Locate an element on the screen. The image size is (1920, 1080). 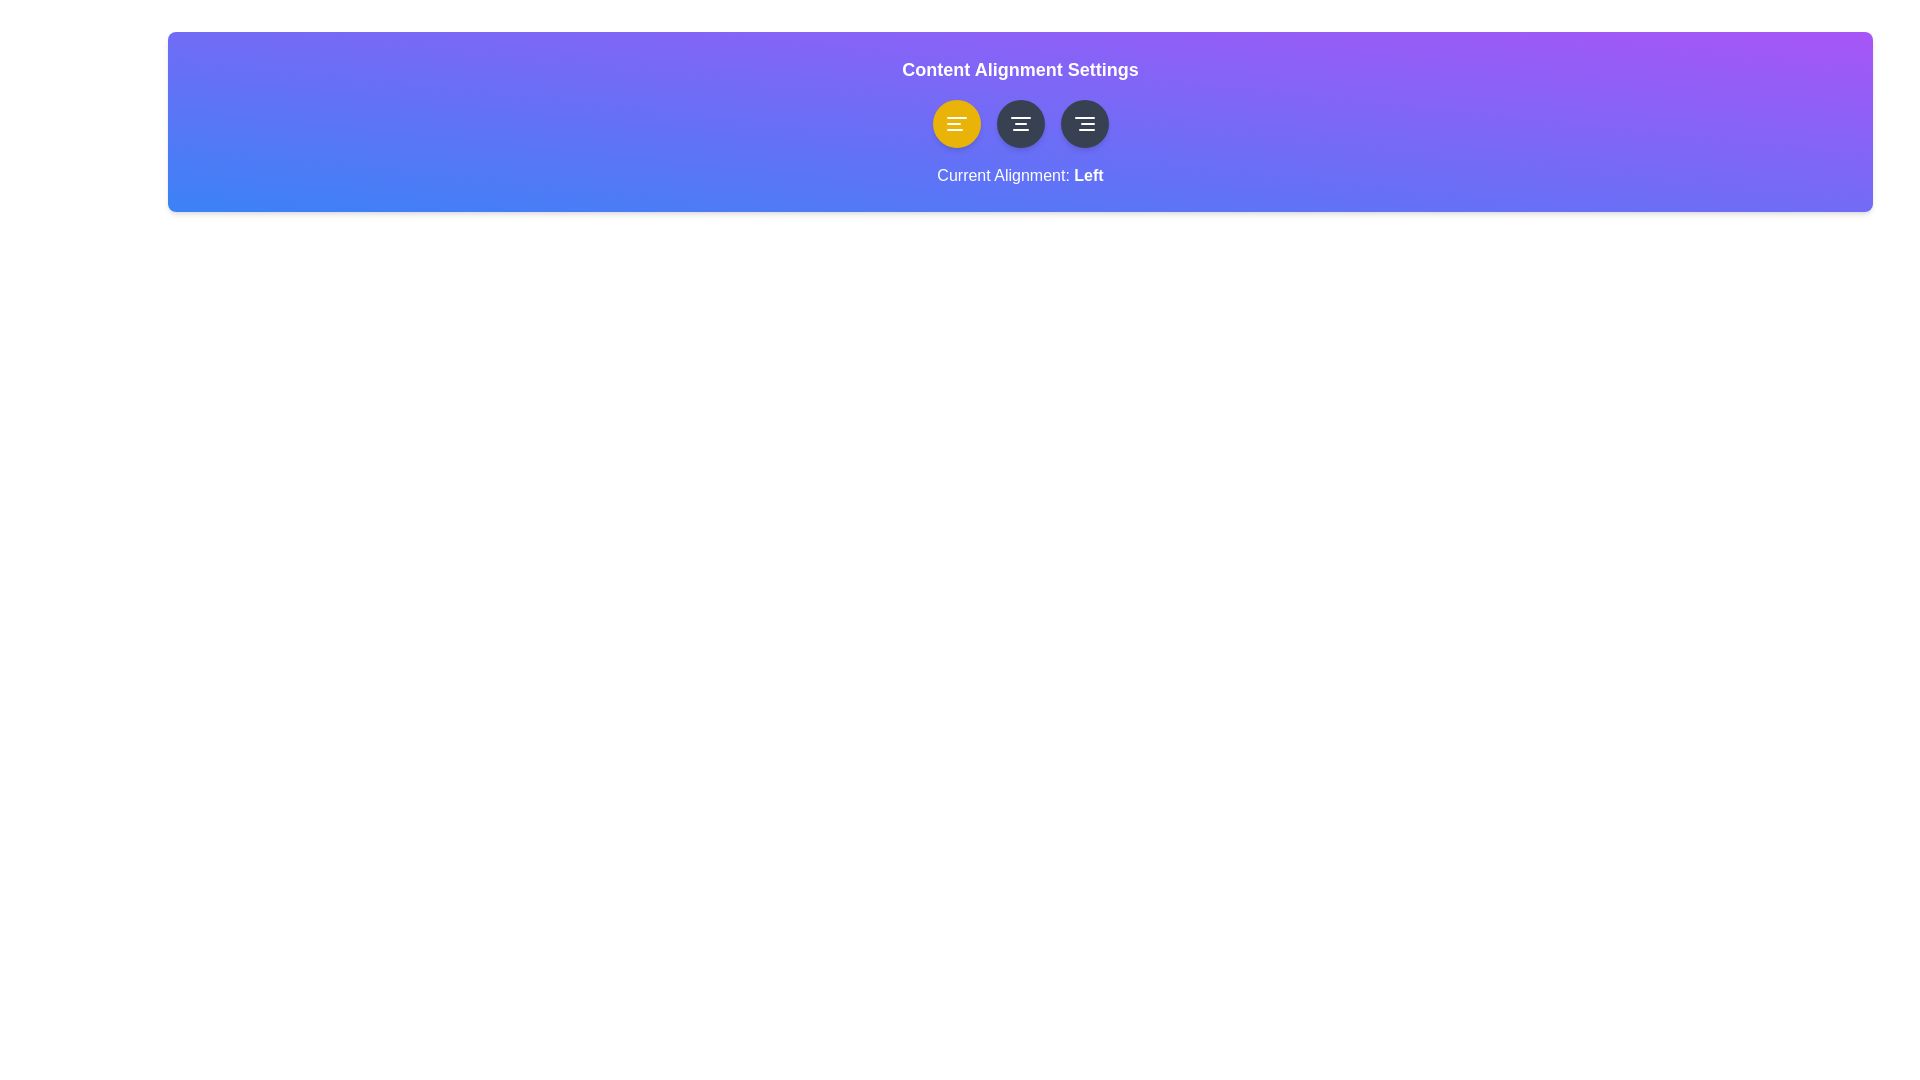
the alignment button to set alignment to left is located at coordinates (955, 123).